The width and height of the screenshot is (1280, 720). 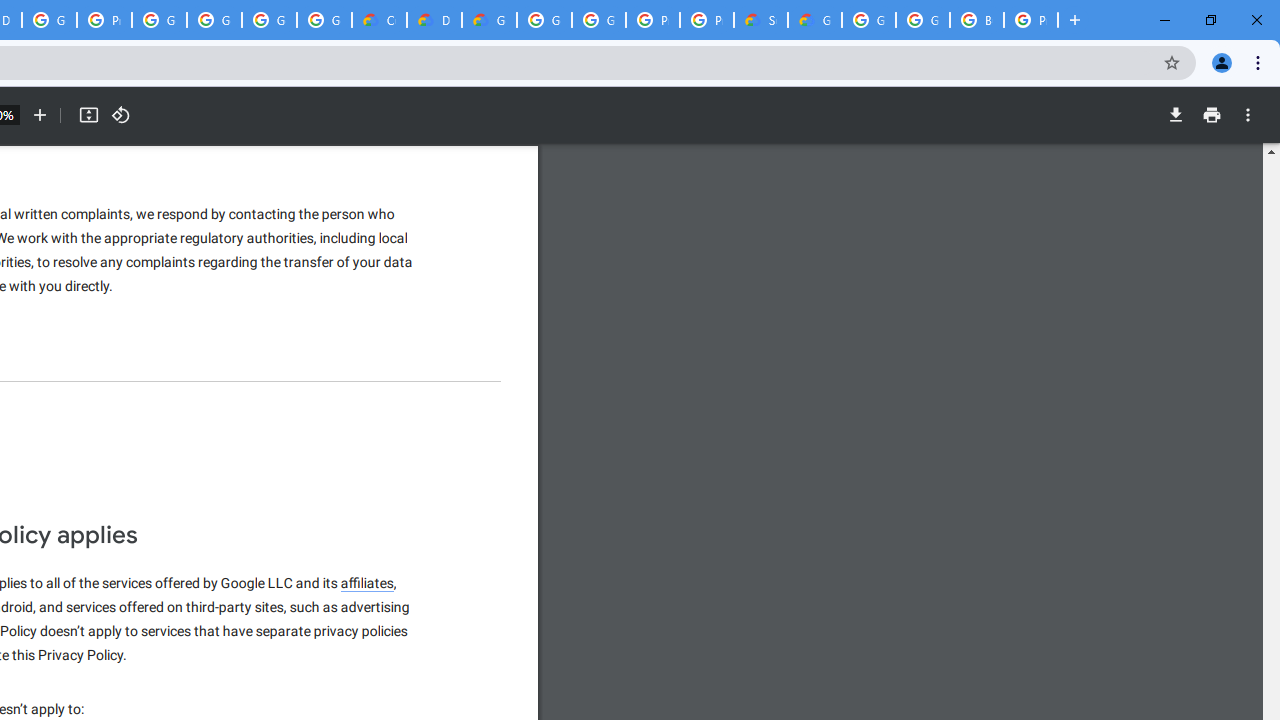 What do you see at coordinates (1210, 115) in the screenshot?
I see `'Print'` at bounding box center [1210, 115].